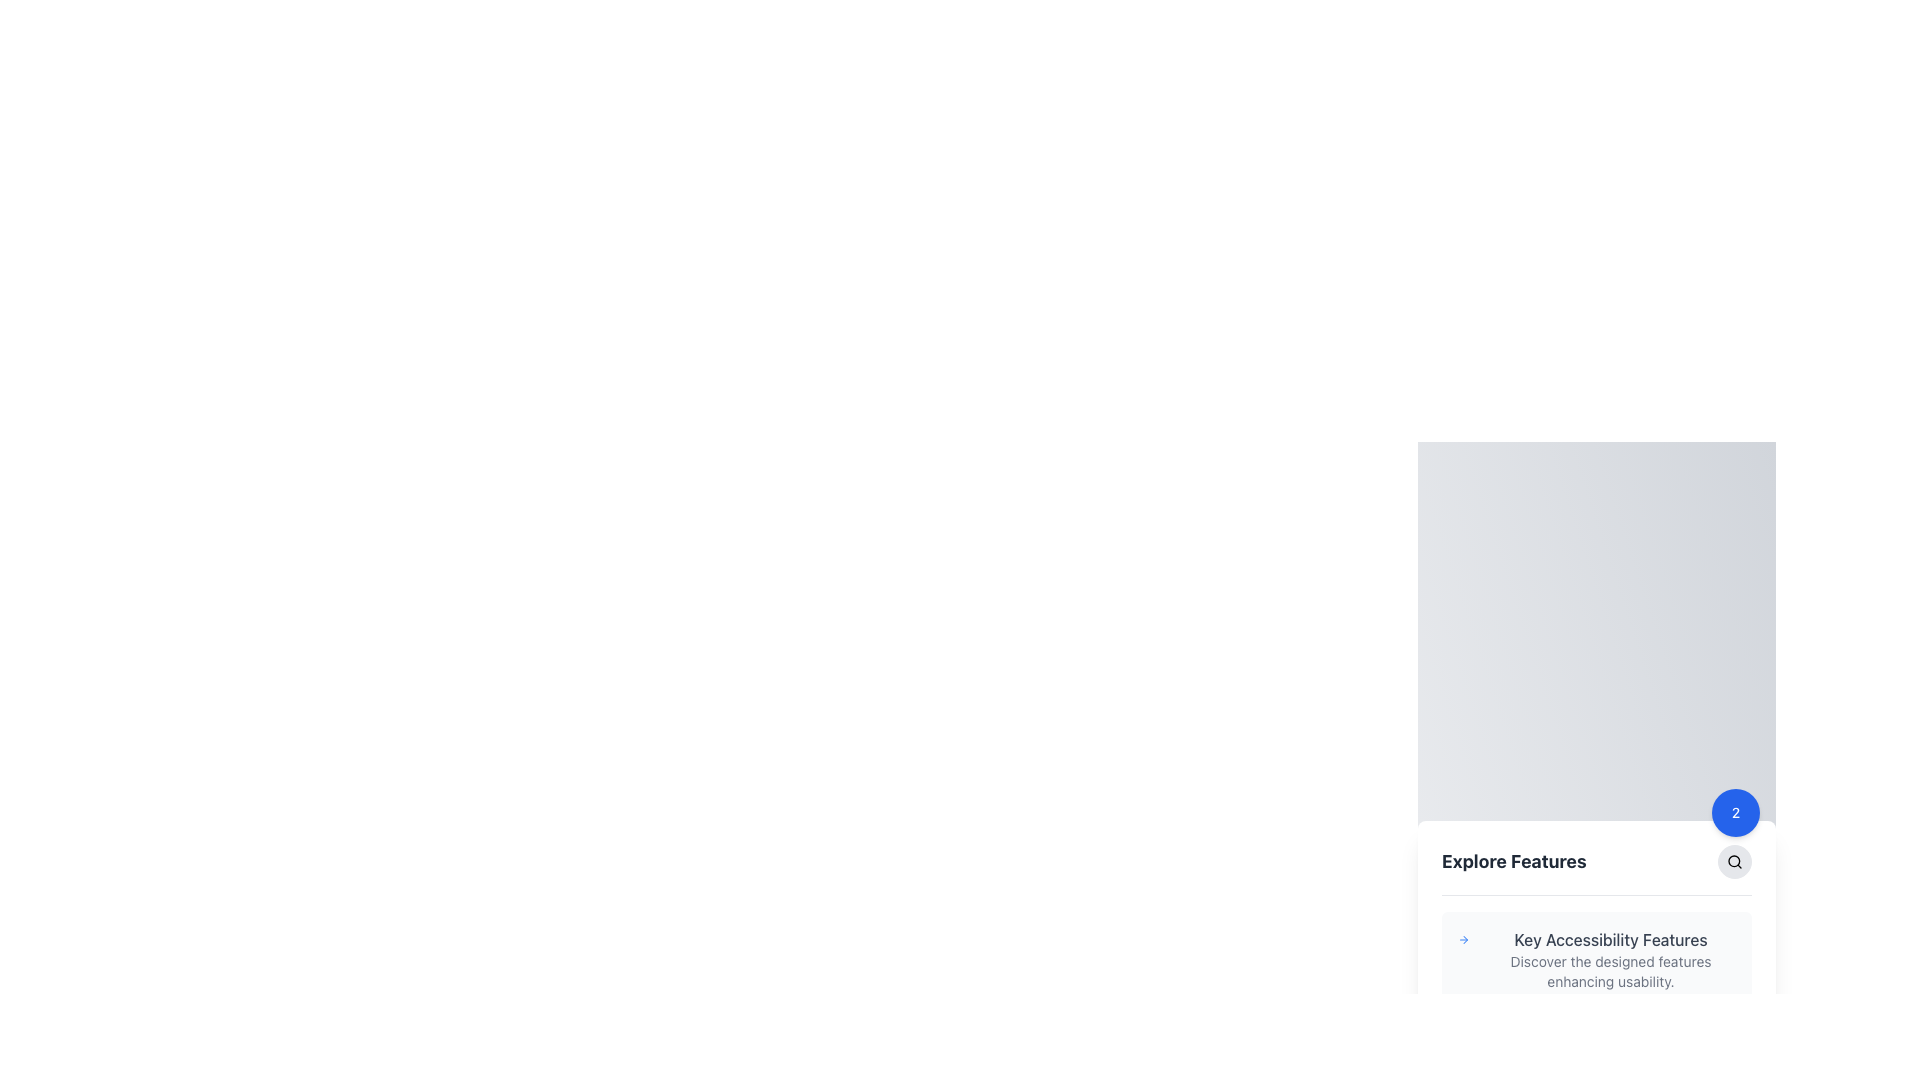  What do you see at coordinates (1464, 939) in the screenshot?
I see `the blue arrow icon pointing to the right, which is located to the left of the text 'Key Accessibility Features'` at bounding box center [1464, 939].